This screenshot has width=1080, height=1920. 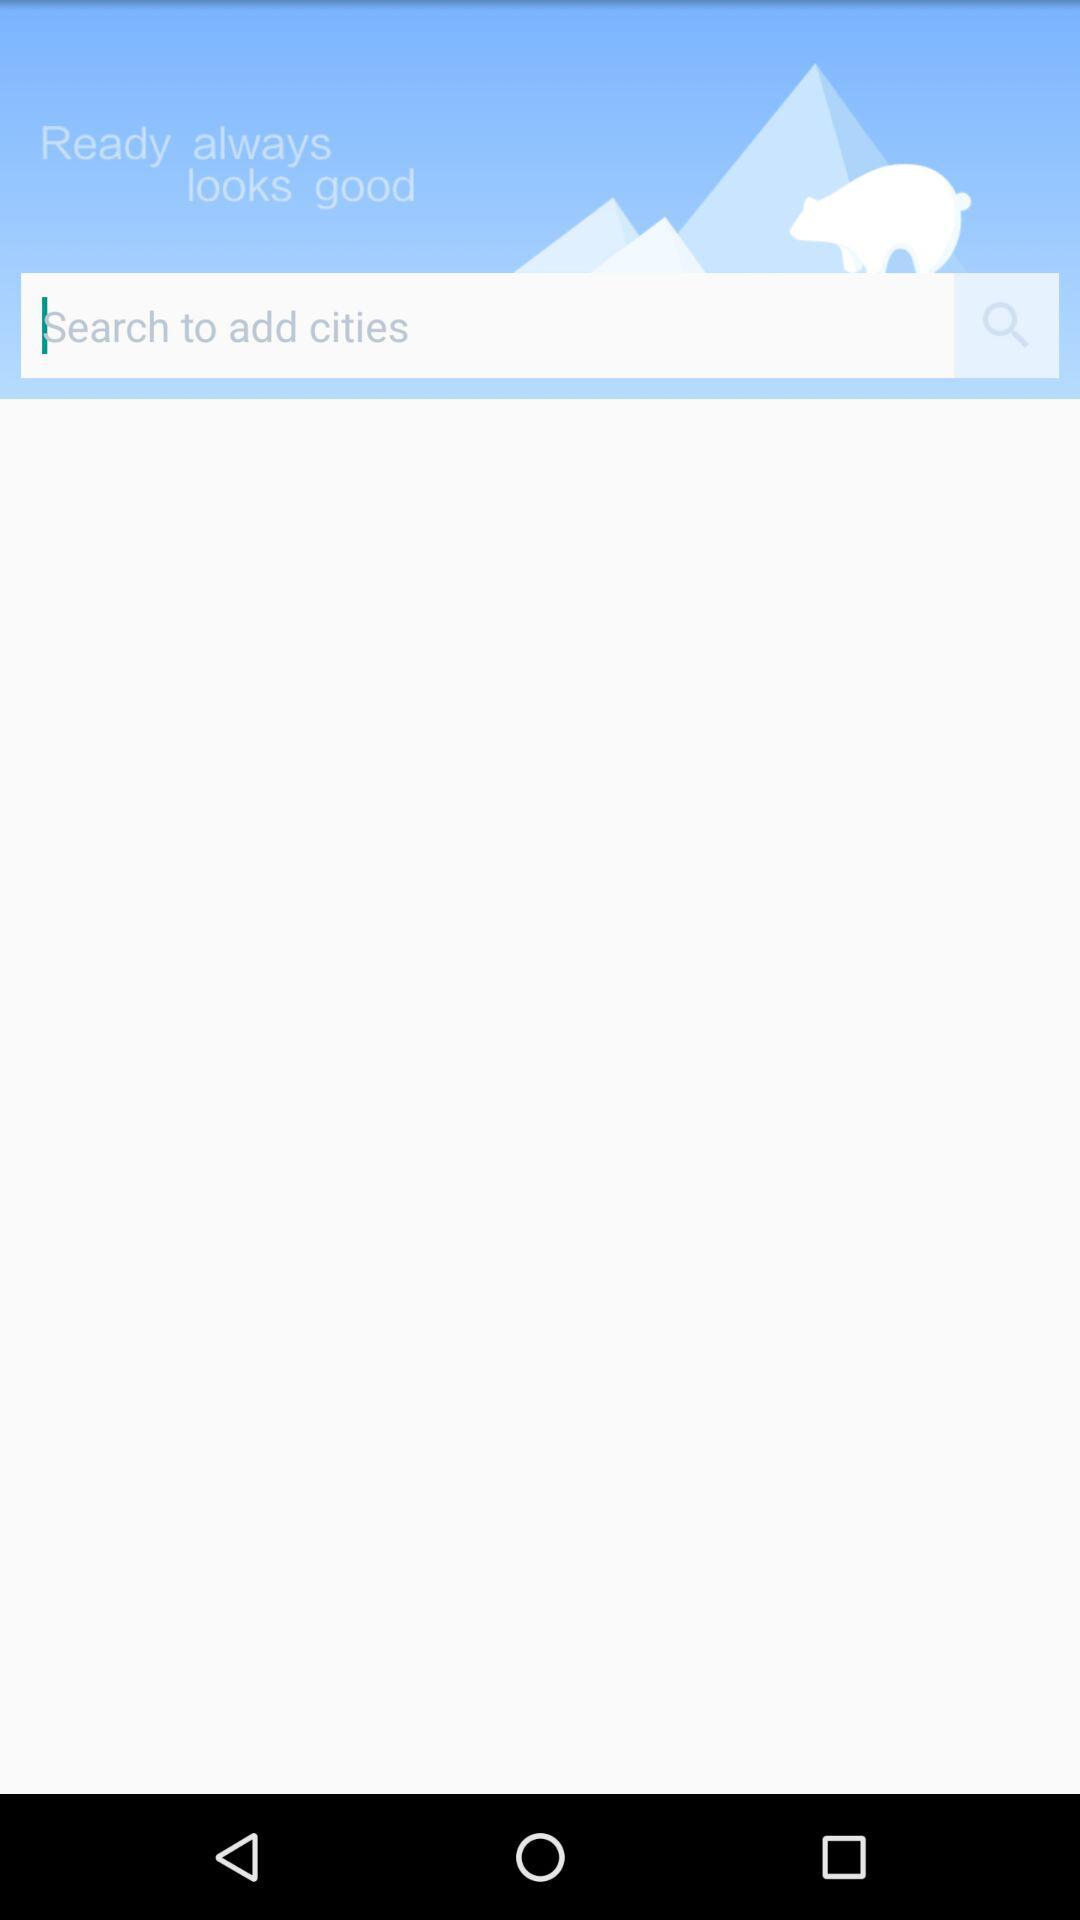 I want to click on search field, so click(x=487, y=325).